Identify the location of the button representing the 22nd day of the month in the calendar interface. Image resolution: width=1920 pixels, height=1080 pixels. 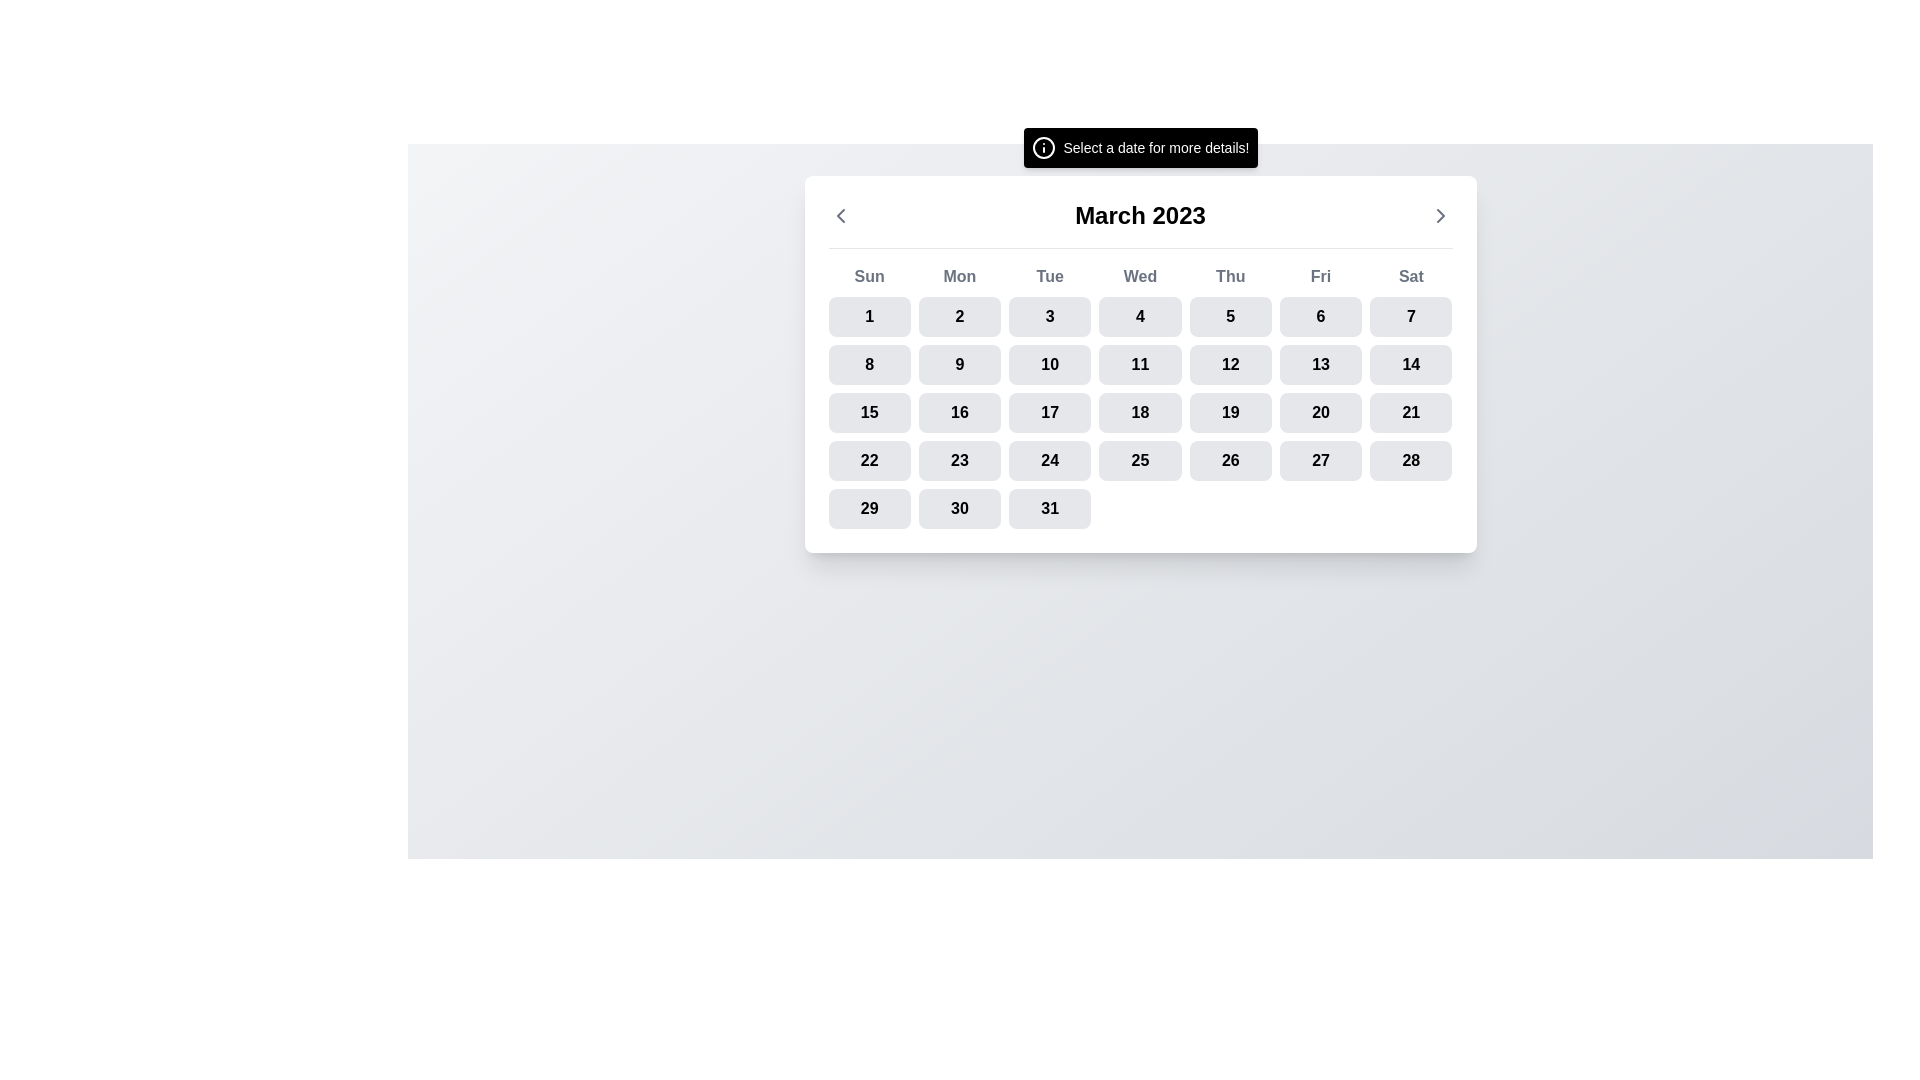
(869, 461).